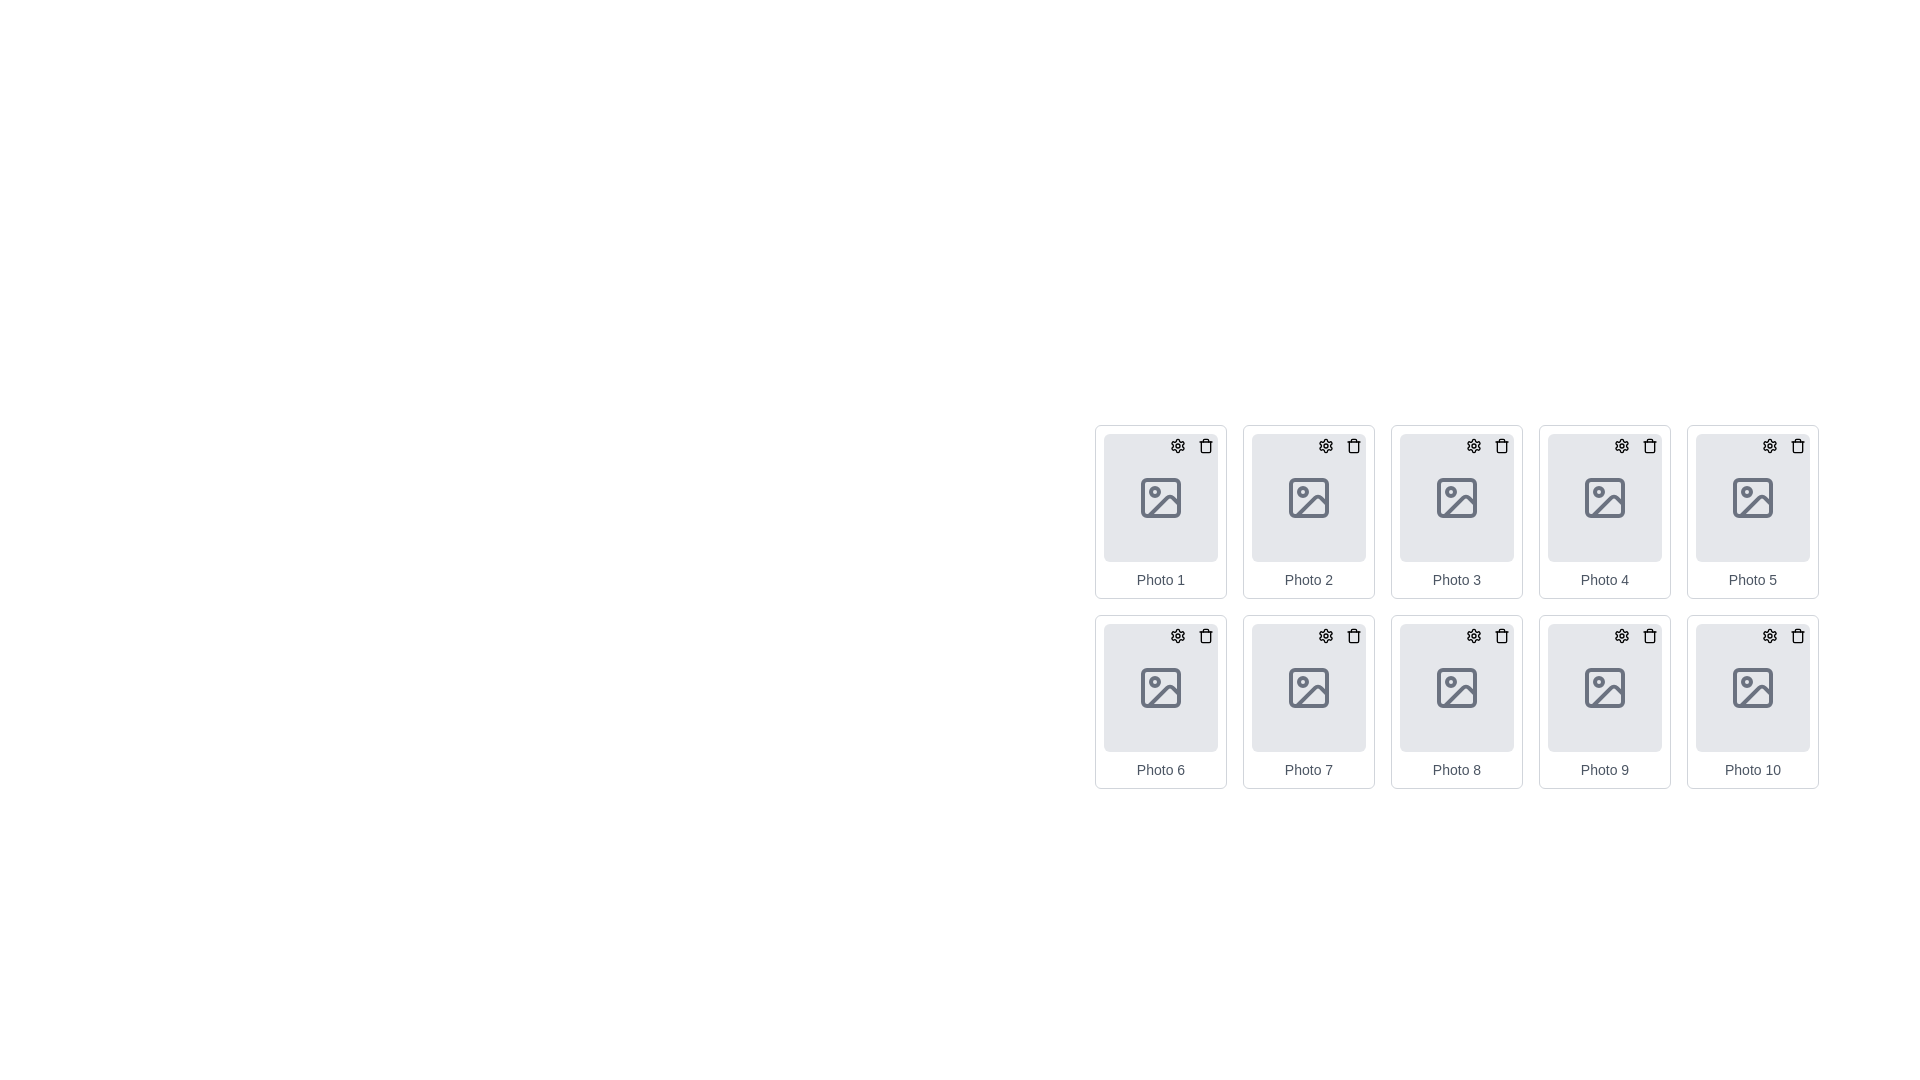  What do you see at coordinates (1353, 636) in the screenshot?
I see `the delete icon located at the top-right corner of the card labeled 'Photo 7'` at bounding box center [1353, 636].